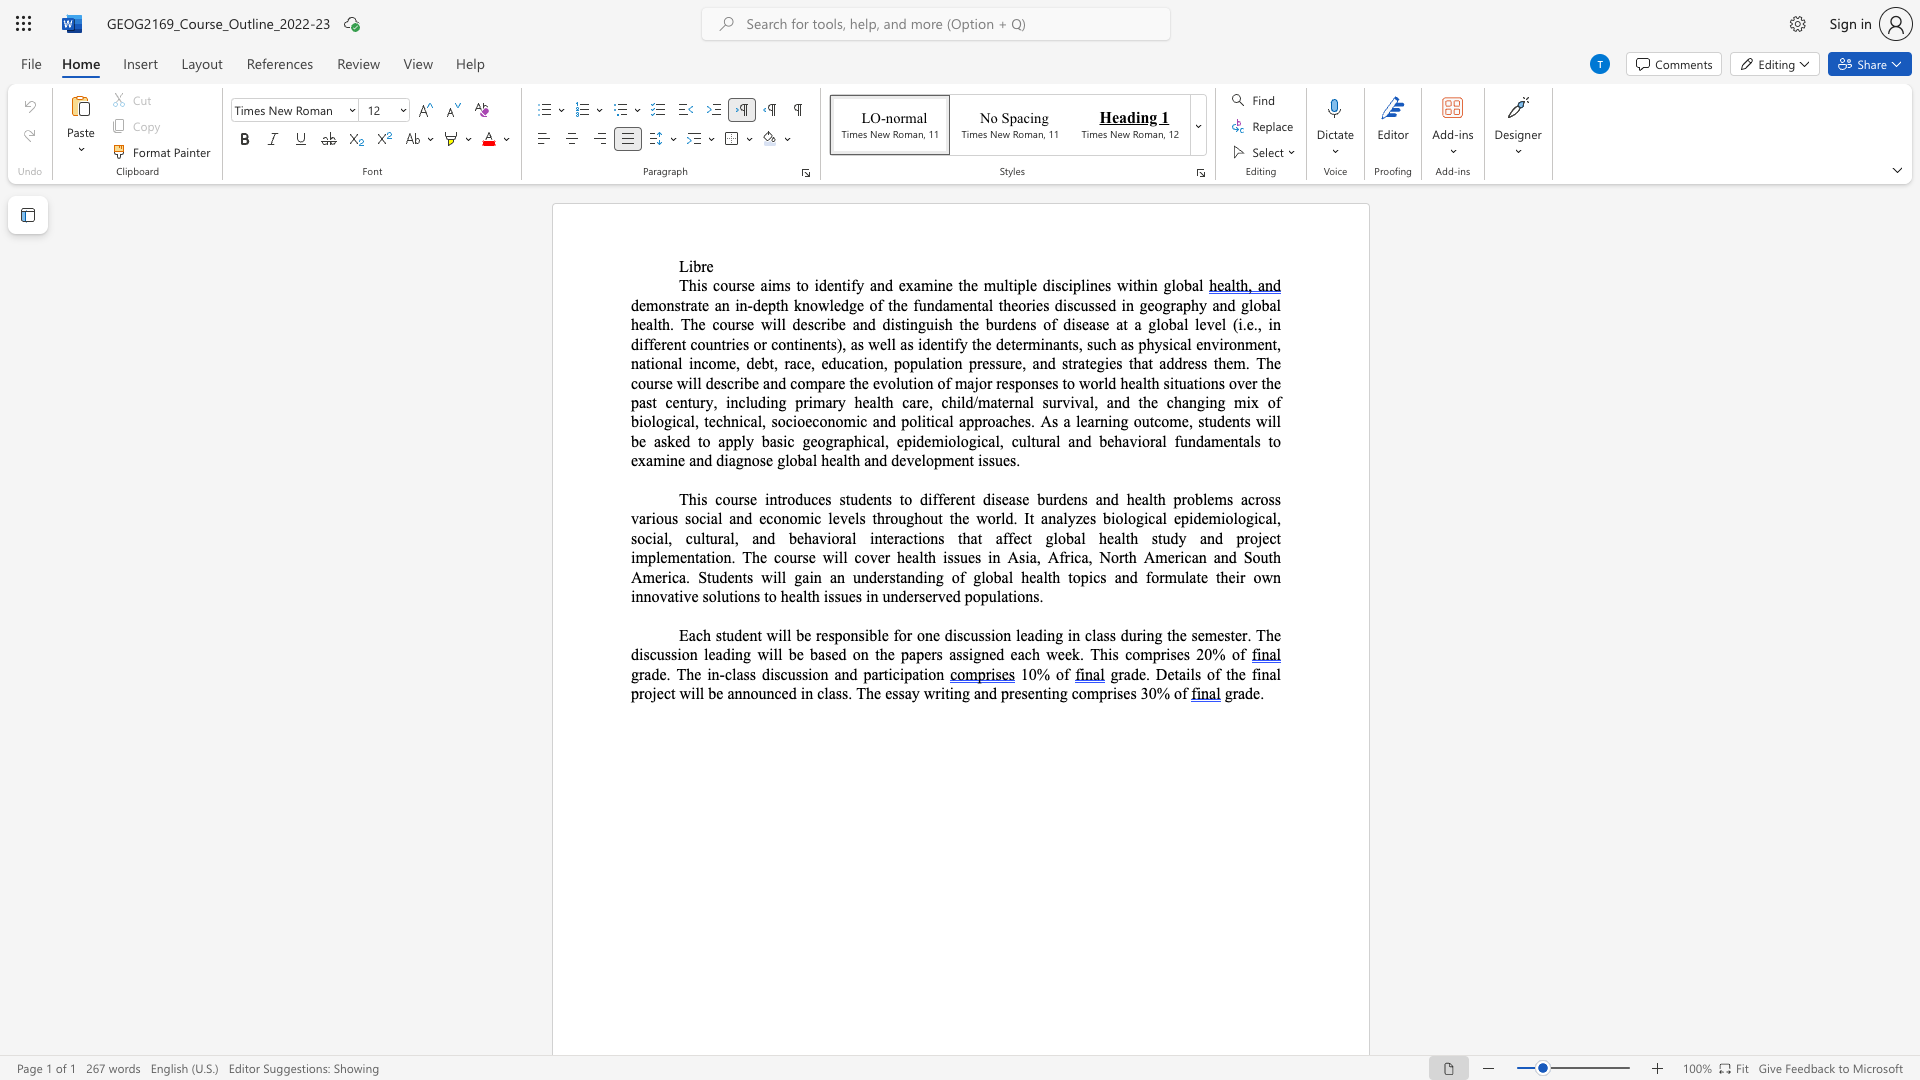 Image resolution: width=1920 pixels, height=1080 pixels. I want to click on the 1th character "c" in the text, so click(788, 420).